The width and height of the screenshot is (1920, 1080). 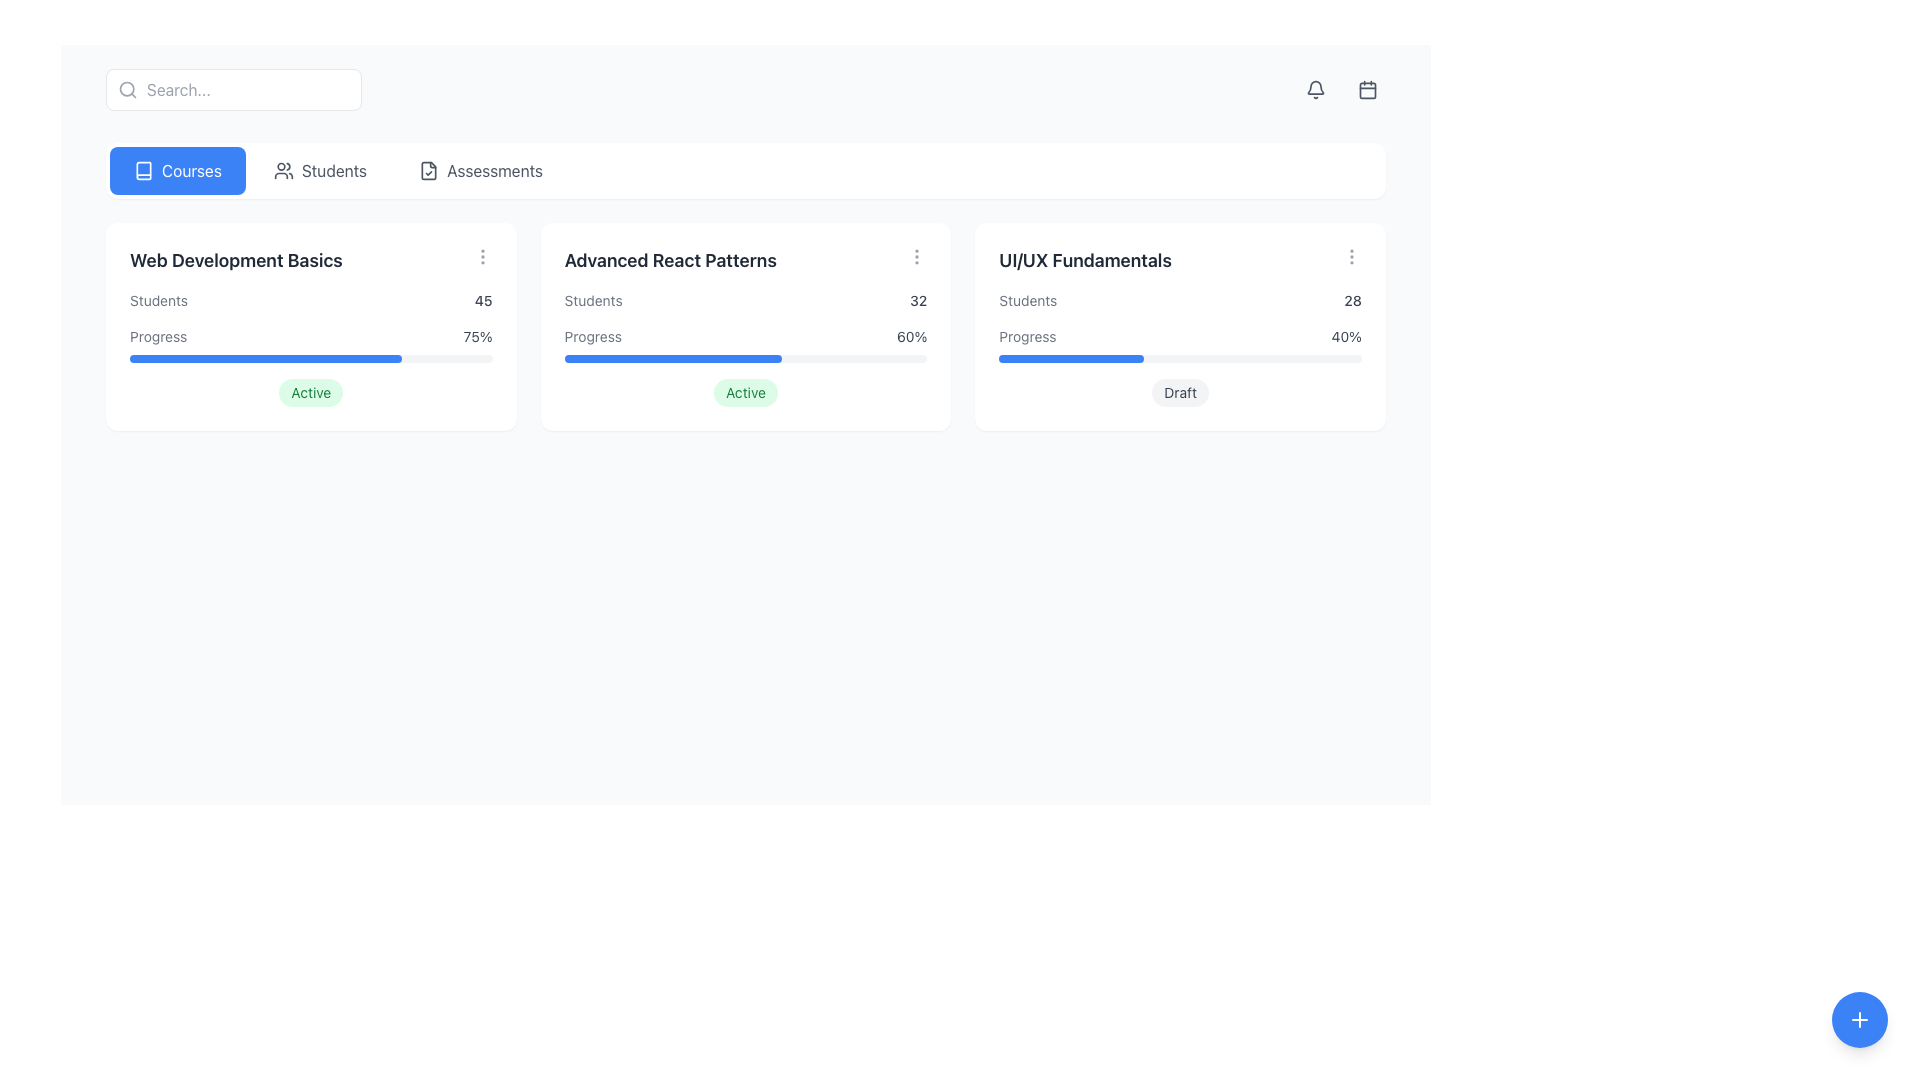 I want to click on the text label displaying 'Progress' in gray font, located in the second card below the 'Advanced React Patterns' header and above the progress bar, so click(x=592, y=335).